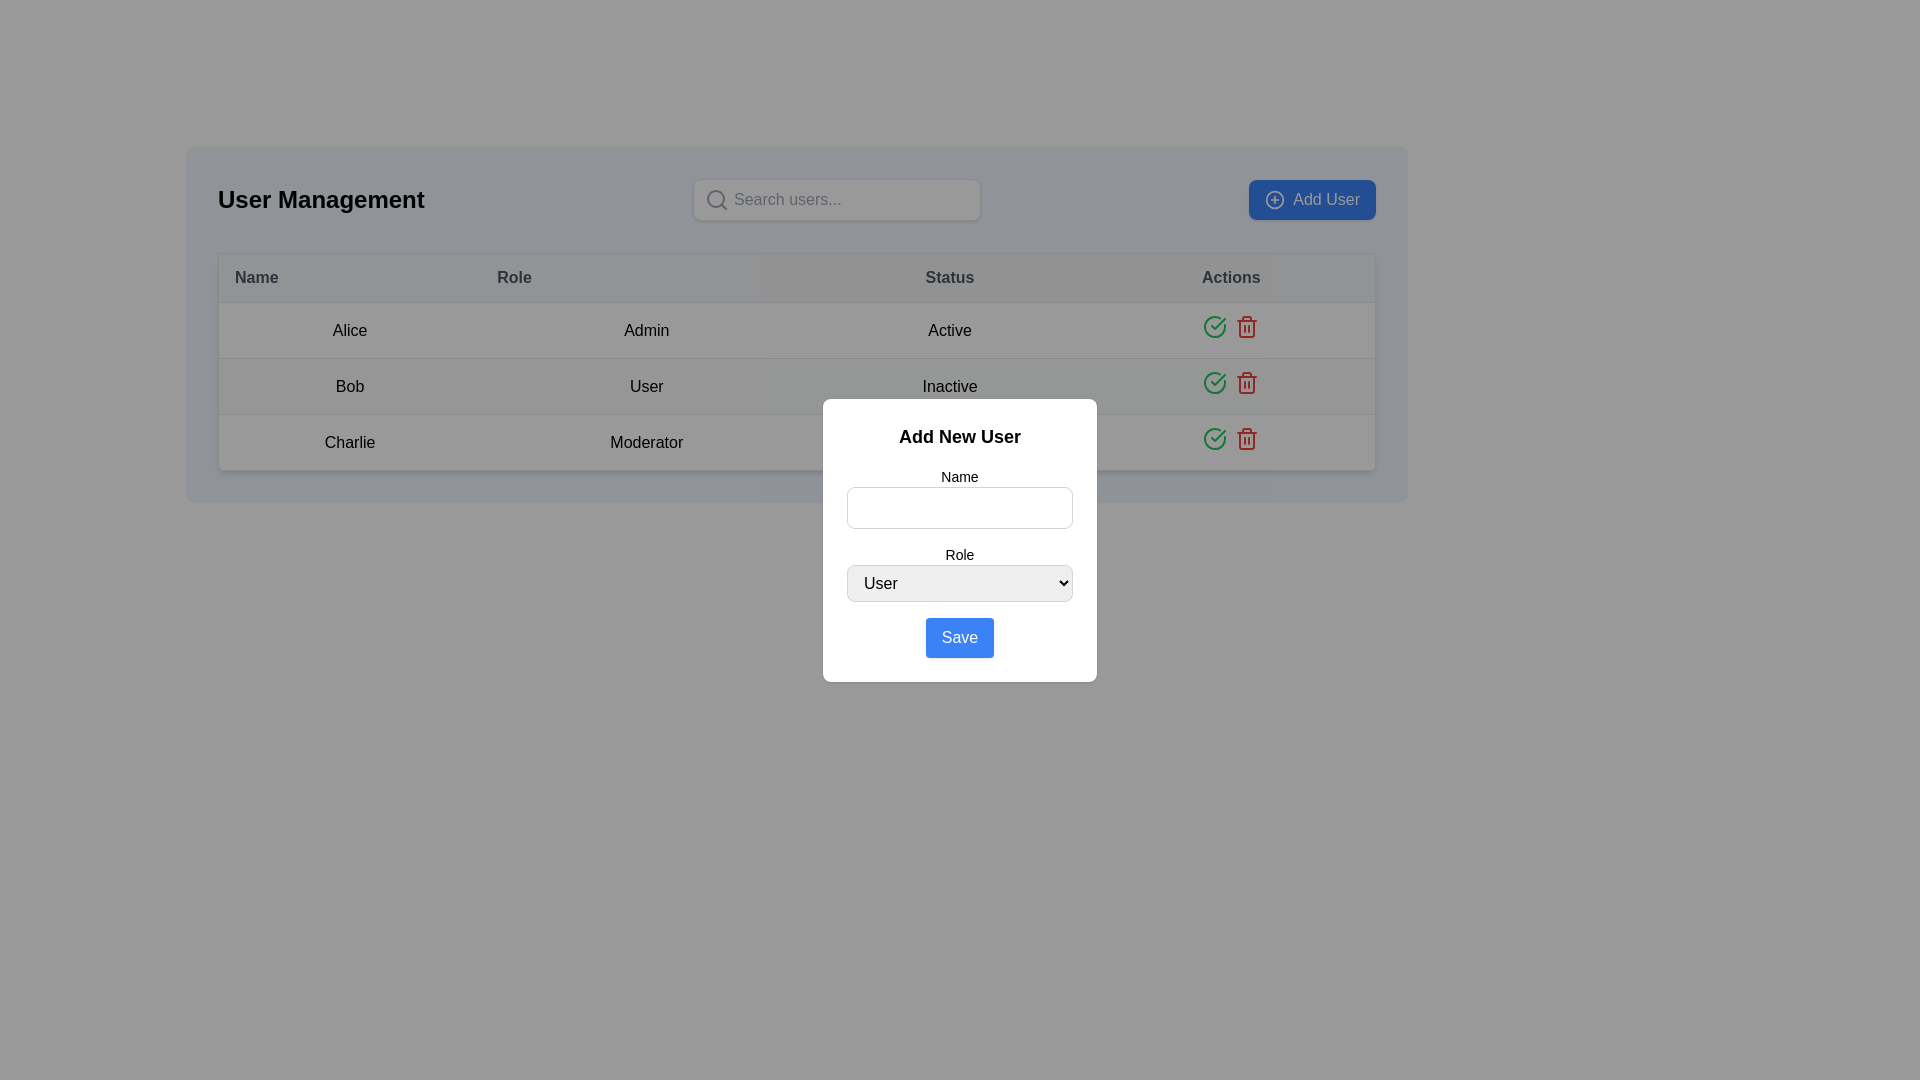 The width and height of the screenshot is (1920, 1080). Describe the element at coordinates (349, 386) in the screenshot. I see `the static text element representing the user's name in the second row of the user management table, located in the first column under the 'Name' header` at that location.